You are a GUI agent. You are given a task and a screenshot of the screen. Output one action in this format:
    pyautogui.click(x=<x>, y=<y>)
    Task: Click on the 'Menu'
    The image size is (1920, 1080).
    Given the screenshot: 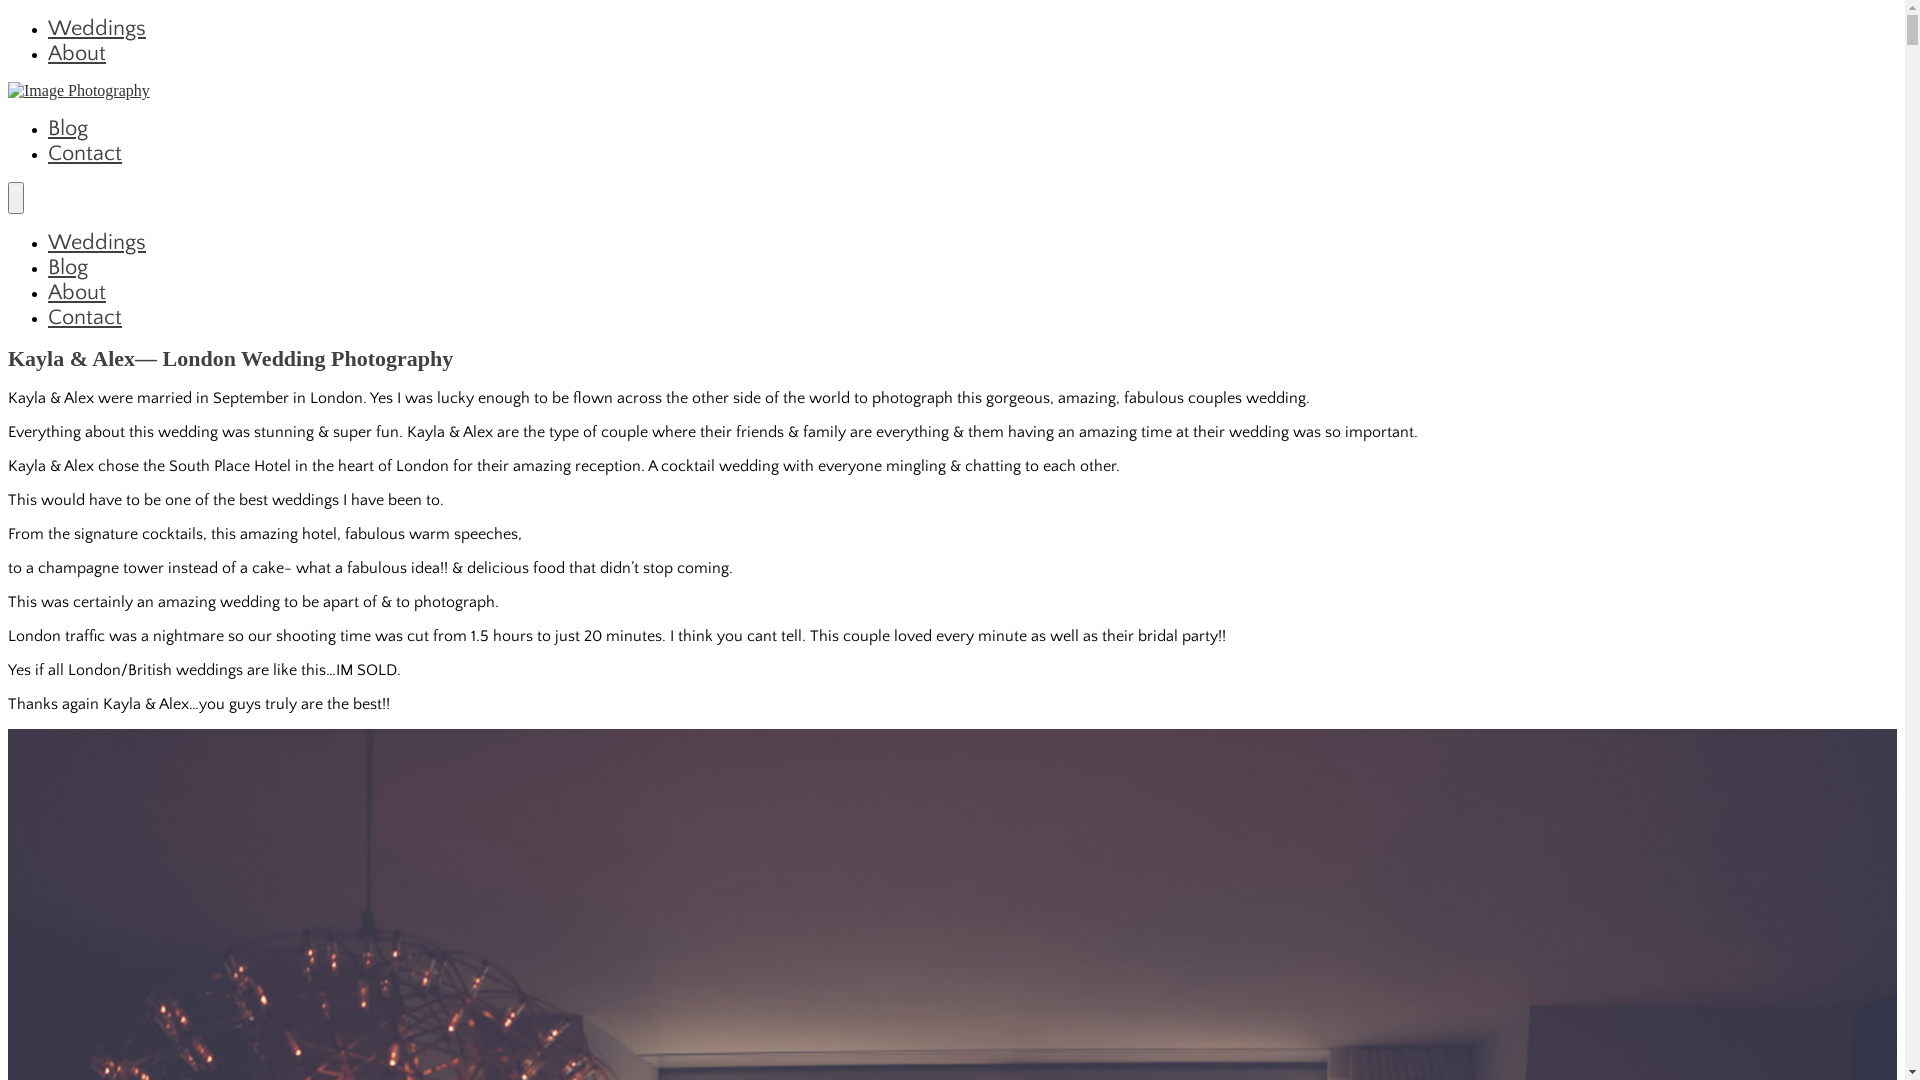 What is the action you would take?
    pyautogui.click(x=15, y=197)
    